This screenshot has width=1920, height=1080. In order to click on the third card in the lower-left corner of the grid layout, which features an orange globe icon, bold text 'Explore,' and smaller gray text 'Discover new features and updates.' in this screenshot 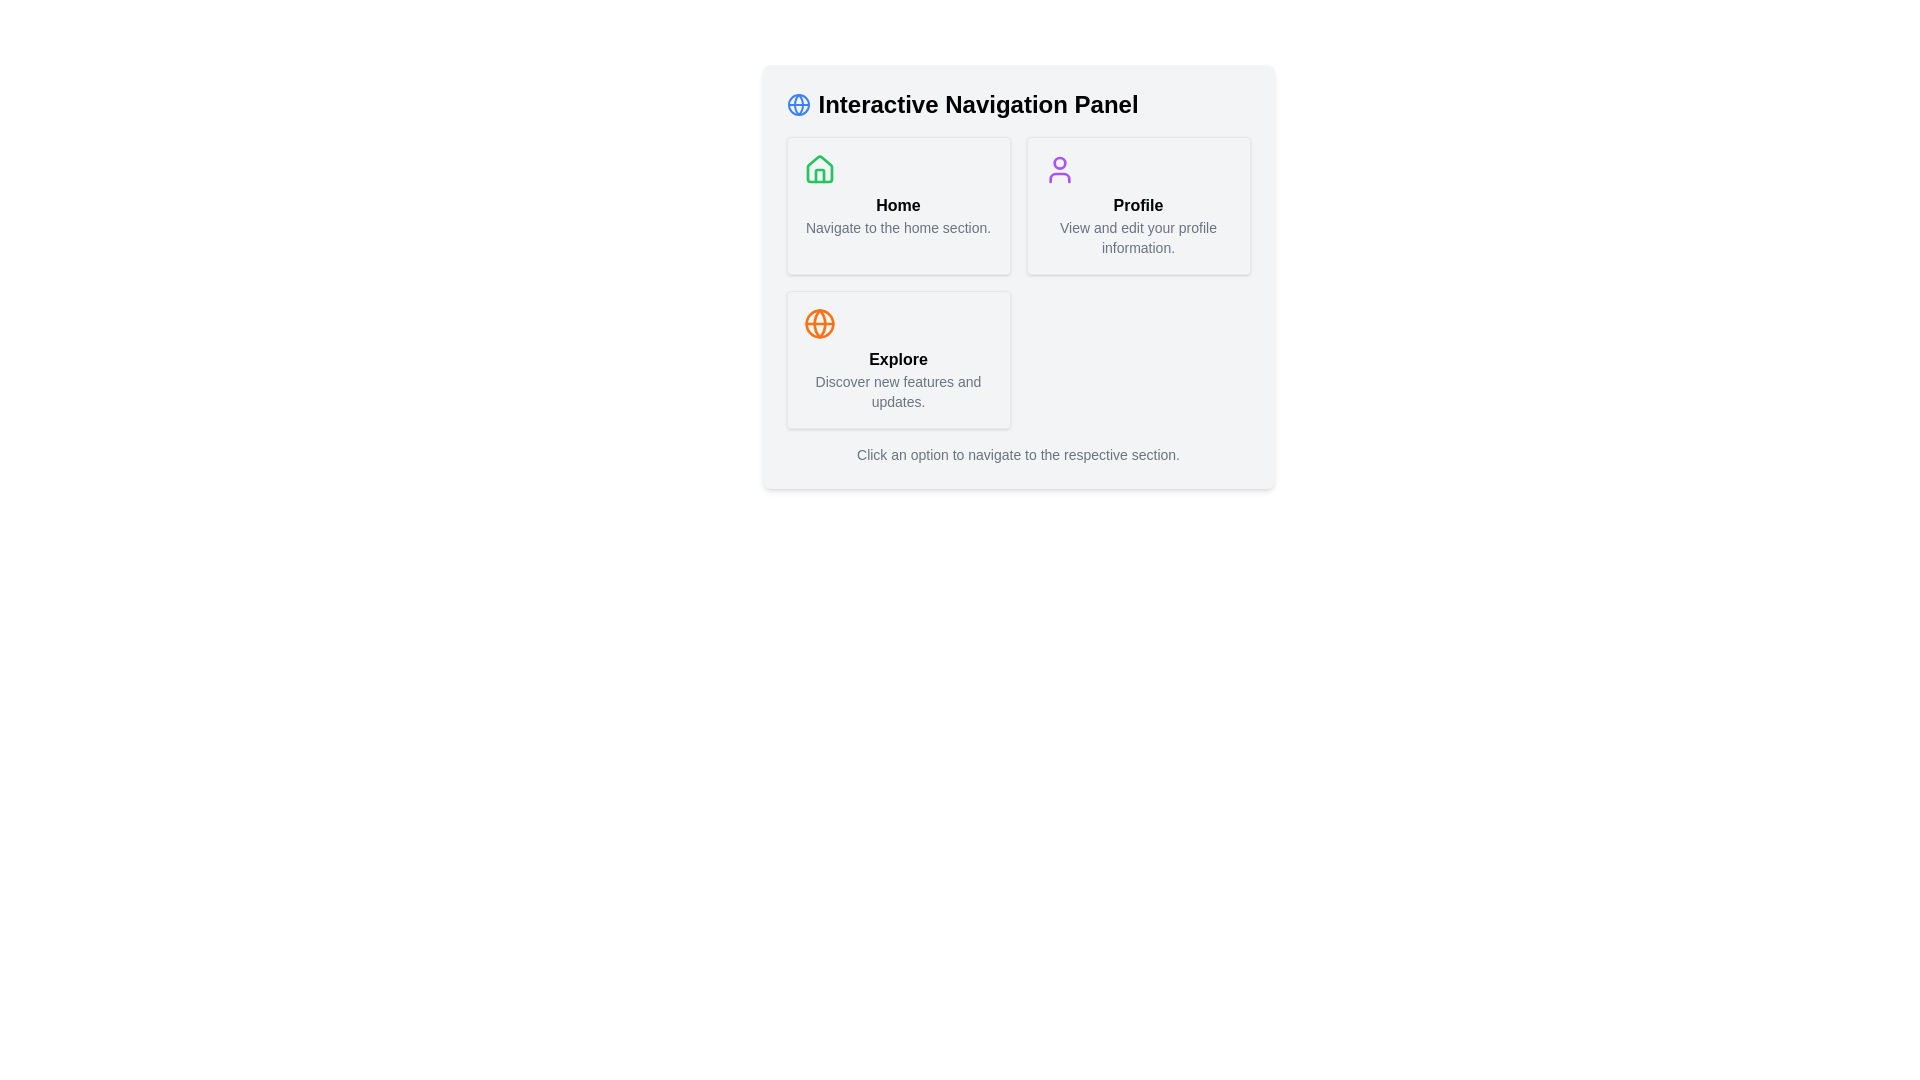, I will do `click(897, 358)`.